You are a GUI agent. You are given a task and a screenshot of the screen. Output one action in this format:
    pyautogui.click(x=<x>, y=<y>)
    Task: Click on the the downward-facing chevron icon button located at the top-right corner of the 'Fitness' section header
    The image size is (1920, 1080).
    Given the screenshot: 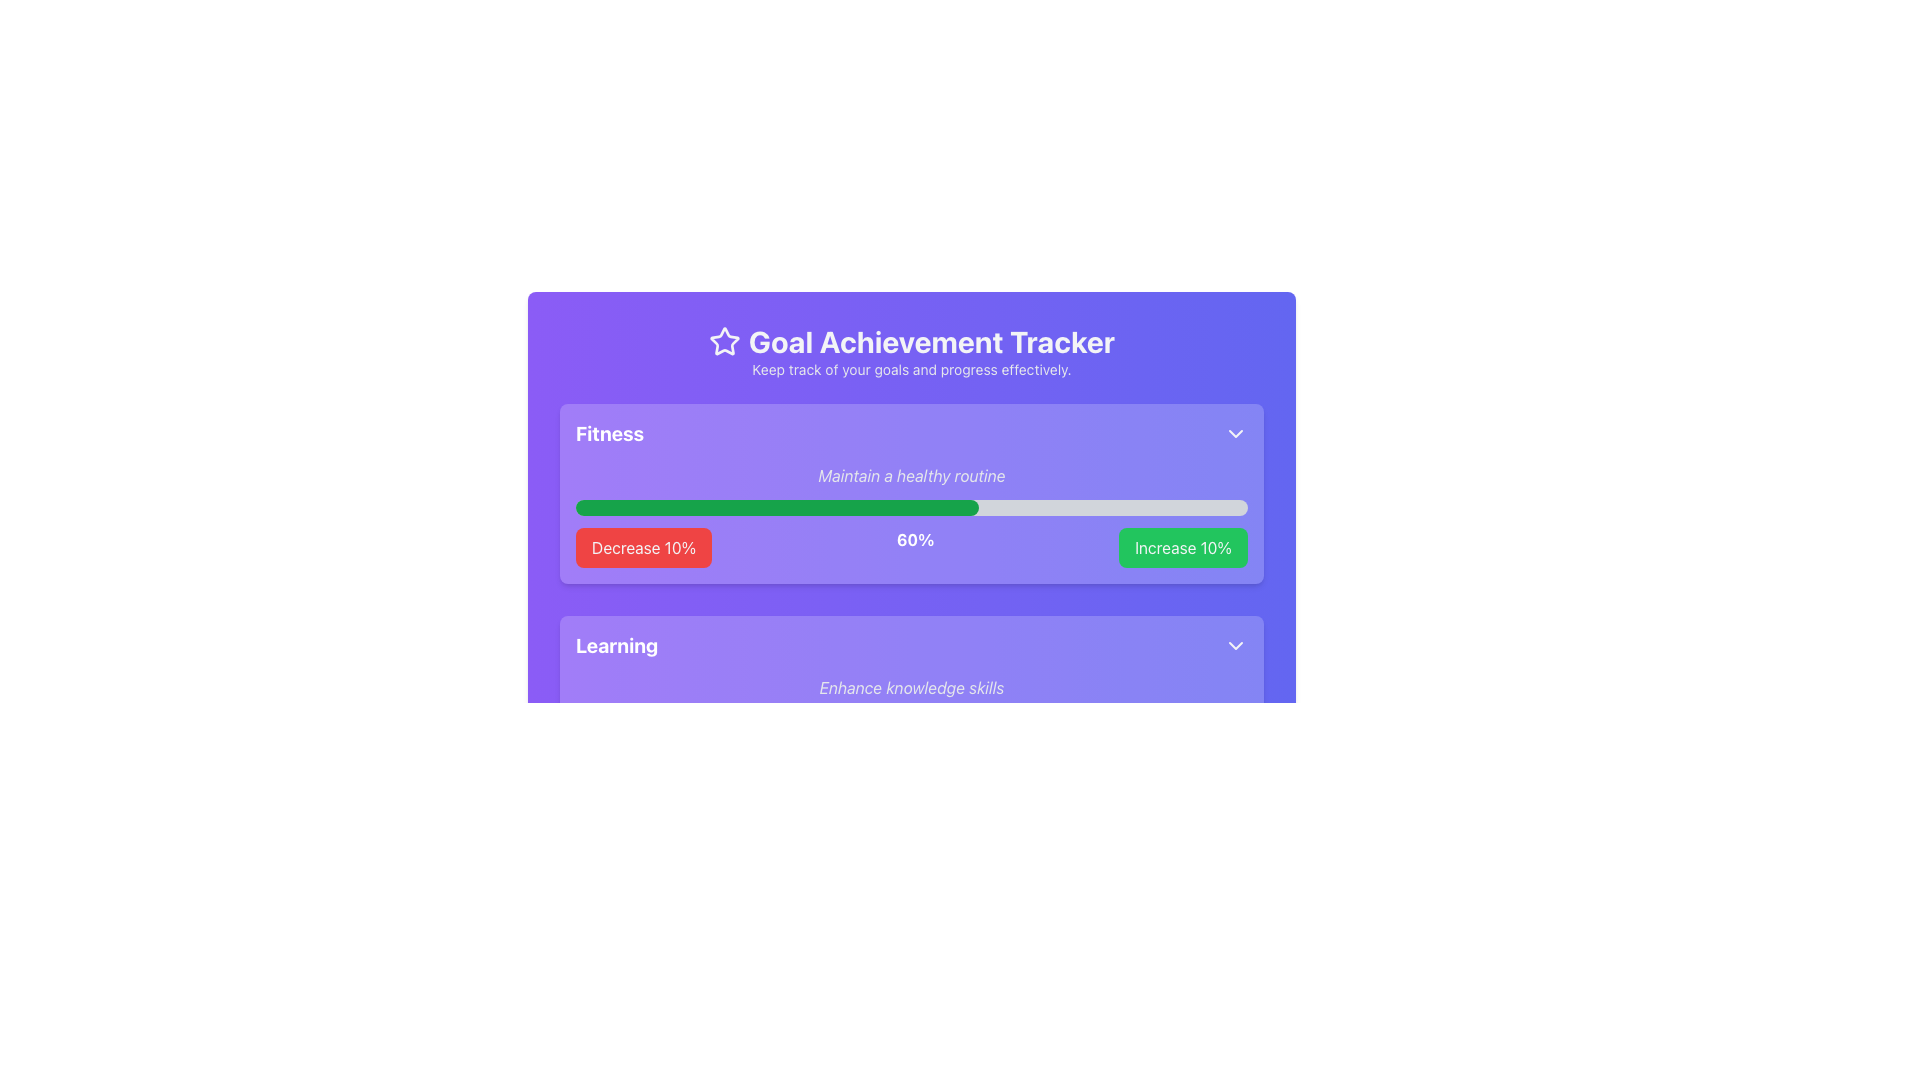 What is the action you would take?
    pyautogui.click(x=1235, y=433)
    